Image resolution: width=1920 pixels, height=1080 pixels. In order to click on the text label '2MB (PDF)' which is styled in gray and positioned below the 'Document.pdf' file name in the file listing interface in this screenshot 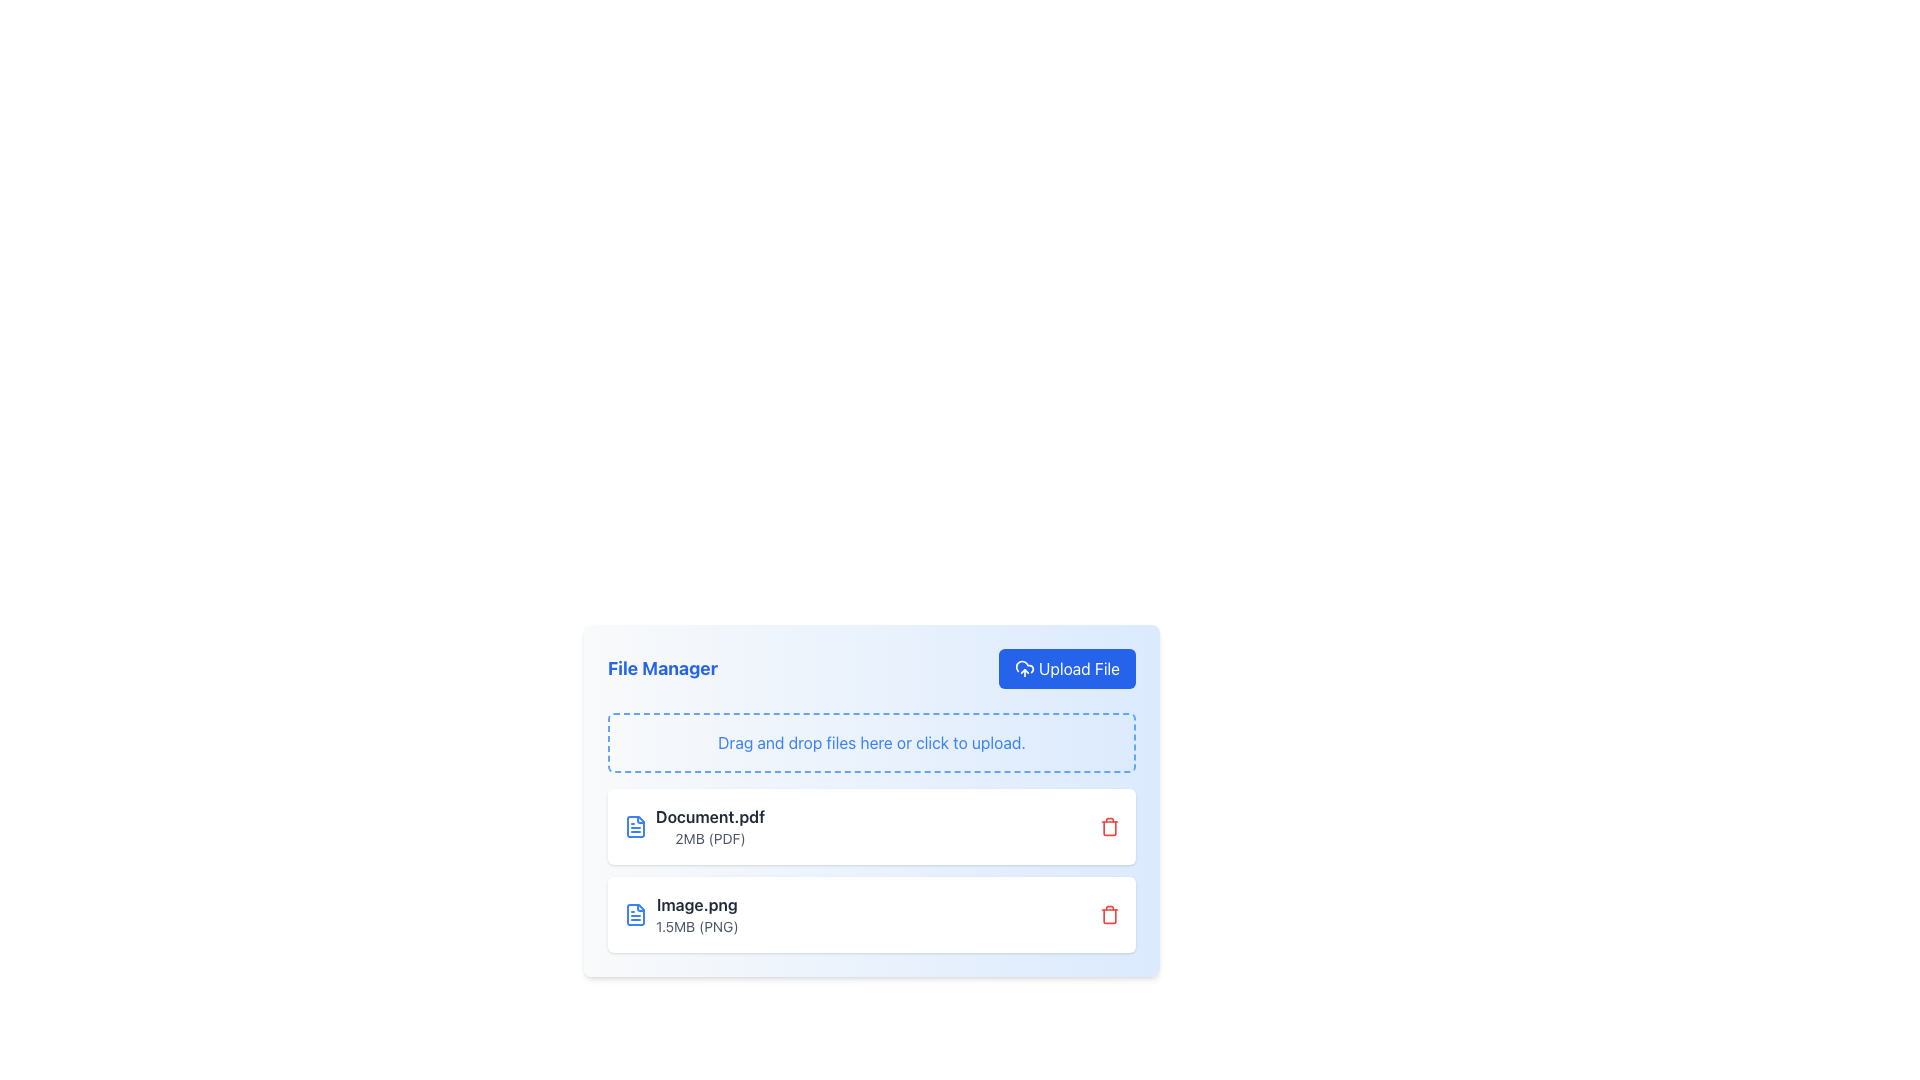, I will do `click(710, 839)`.